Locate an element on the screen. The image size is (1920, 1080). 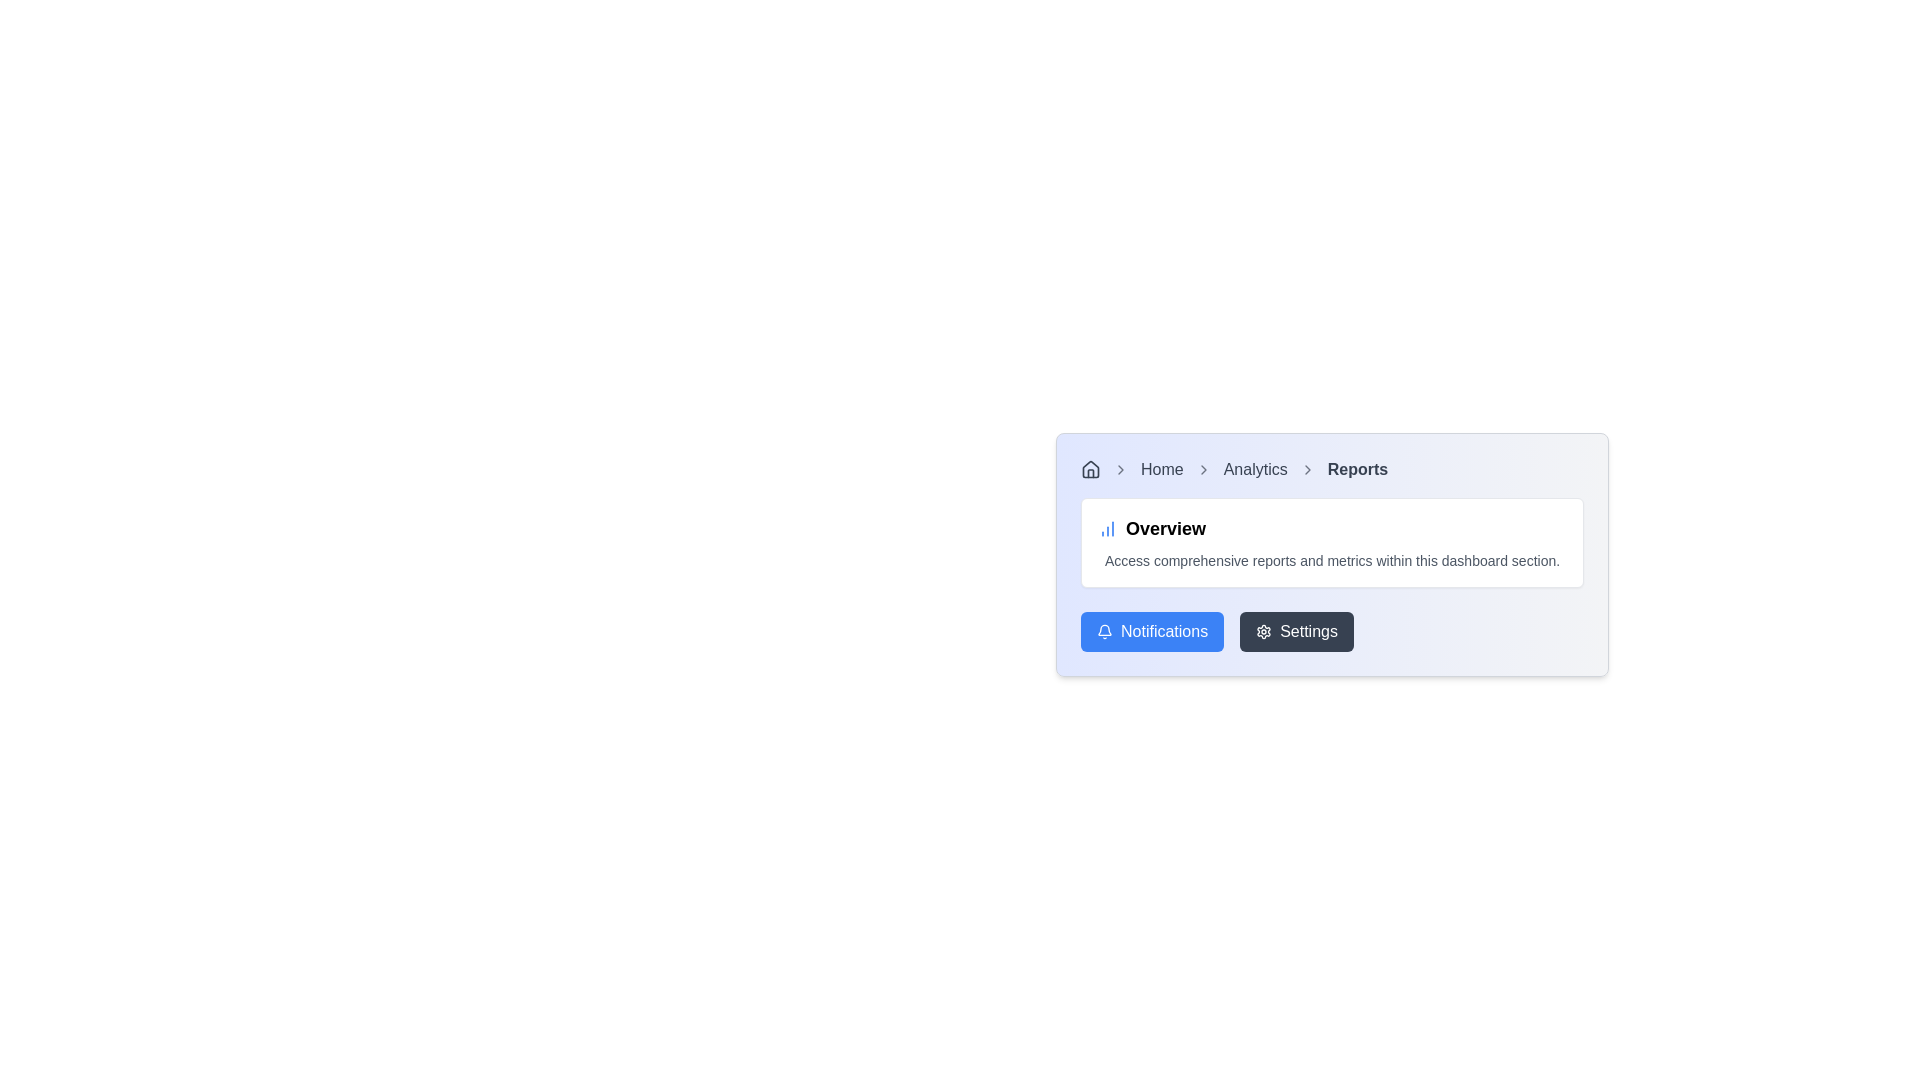
the 'Settings' button located at the bottom-right corner of the card, which has a gray background and white text alongside a gear icon is located at coordinates (1297, 632).